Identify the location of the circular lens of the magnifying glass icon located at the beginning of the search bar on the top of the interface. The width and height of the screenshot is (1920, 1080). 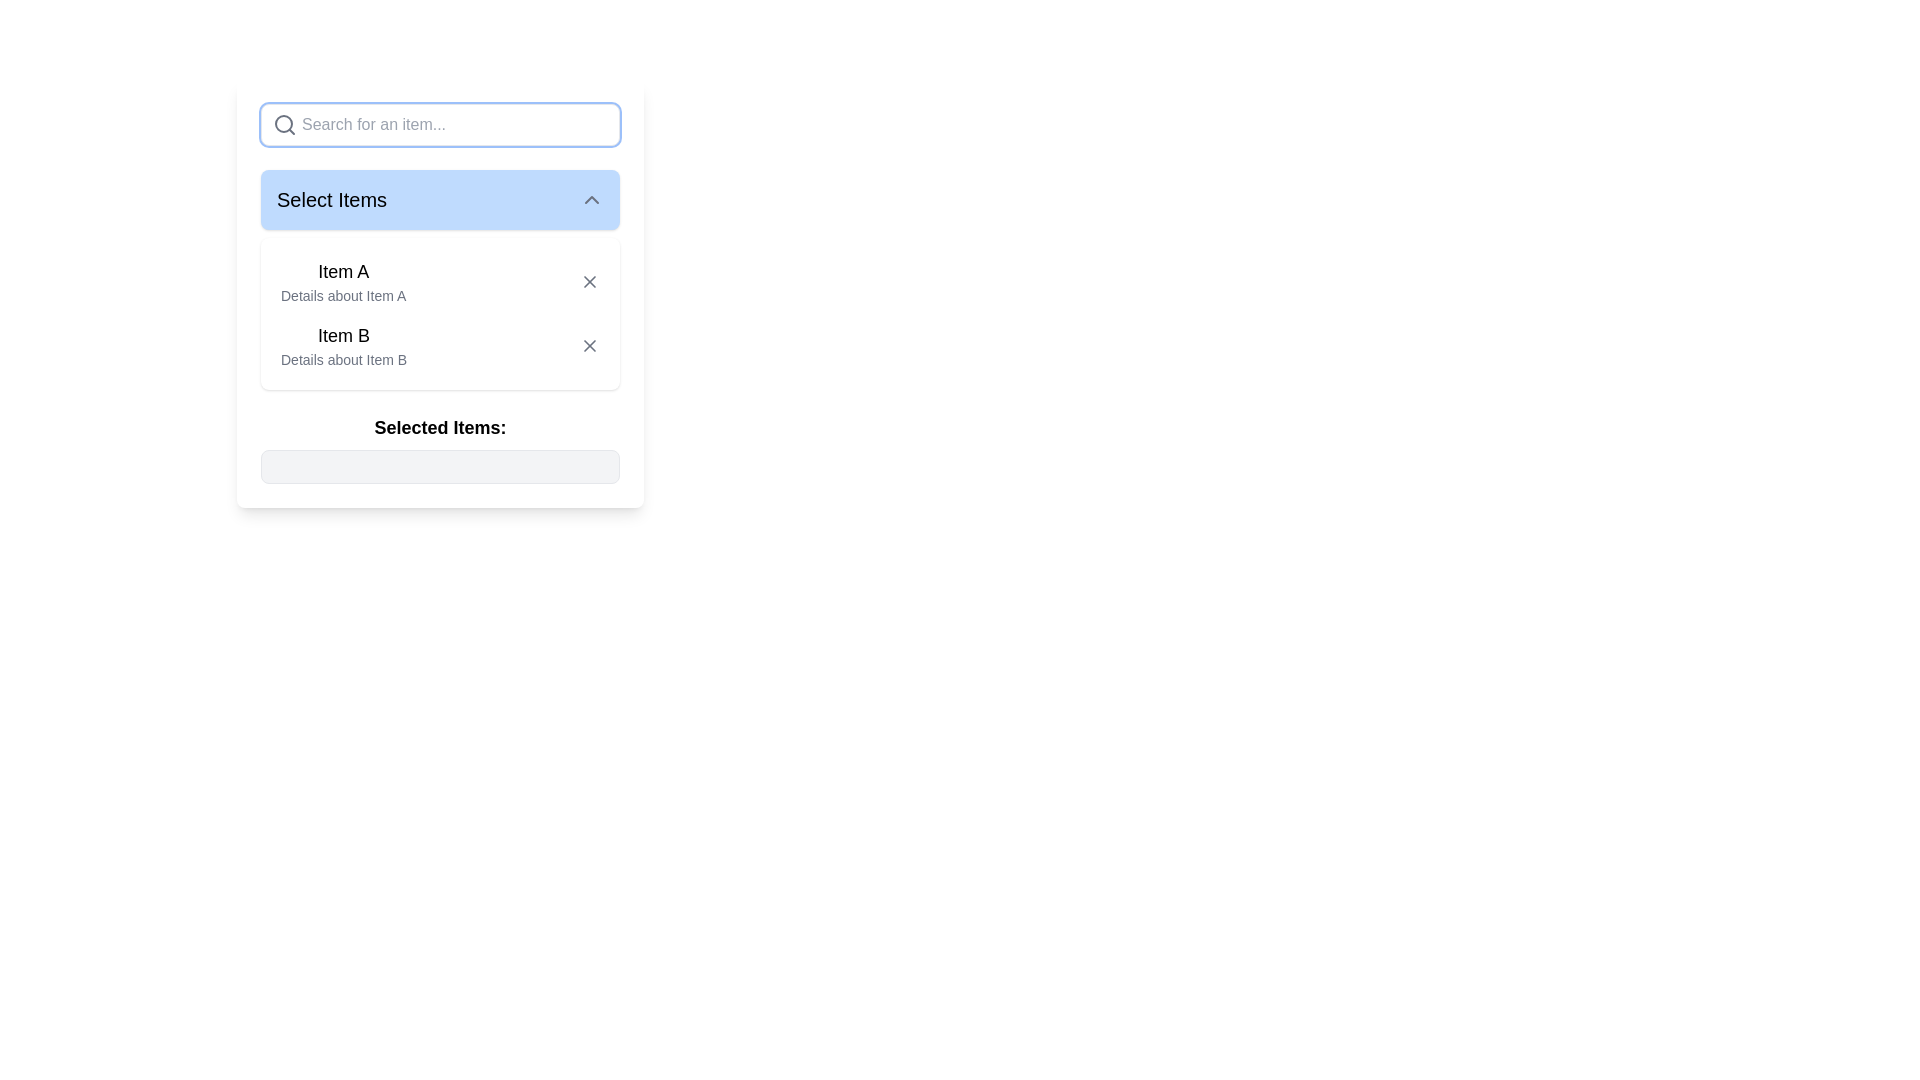
(282, 123).